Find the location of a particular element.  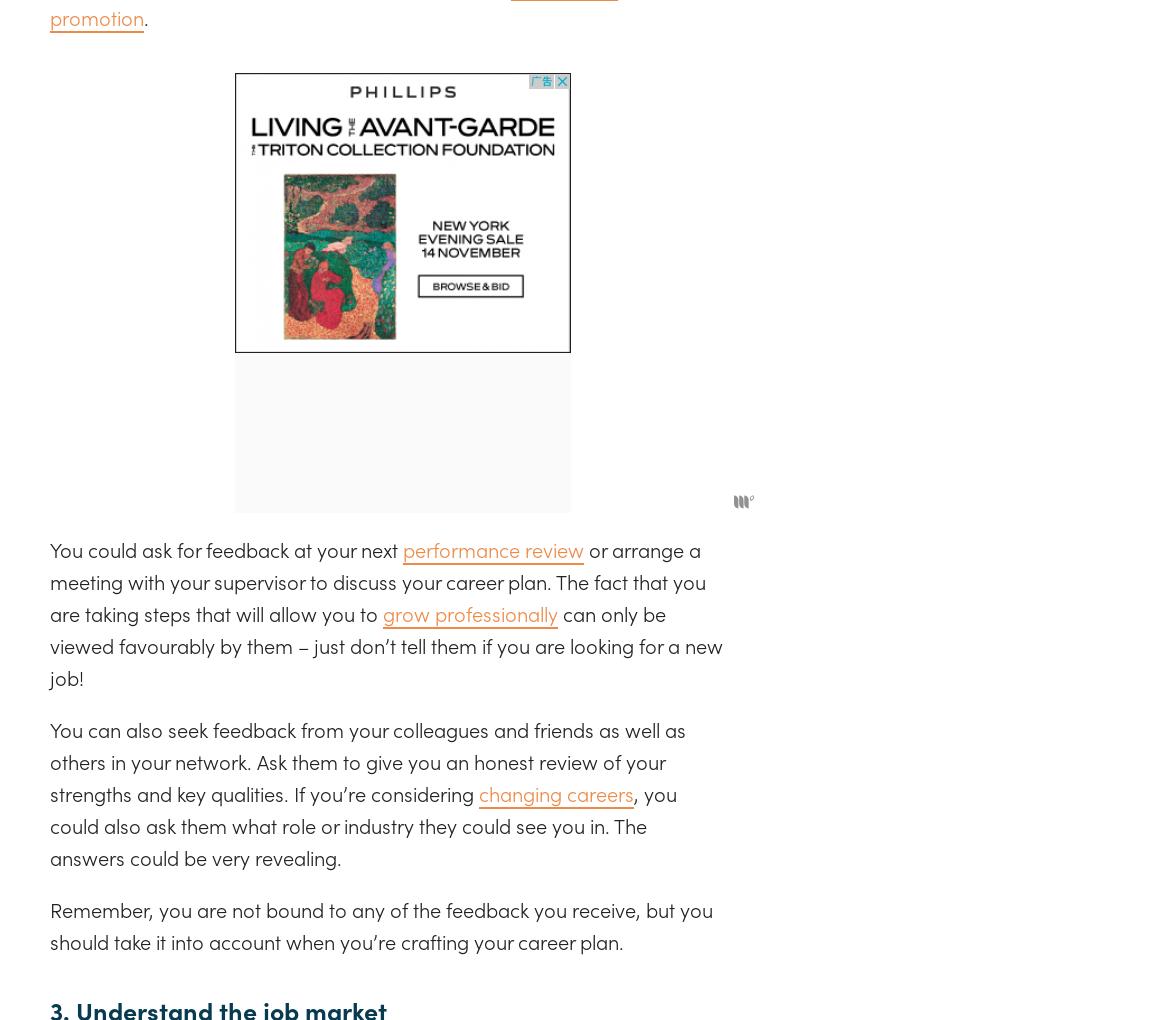

'can only be viewed favourably by them – just don’t tell them if you are looking for a new job!' is located at coordinates (386, 645).